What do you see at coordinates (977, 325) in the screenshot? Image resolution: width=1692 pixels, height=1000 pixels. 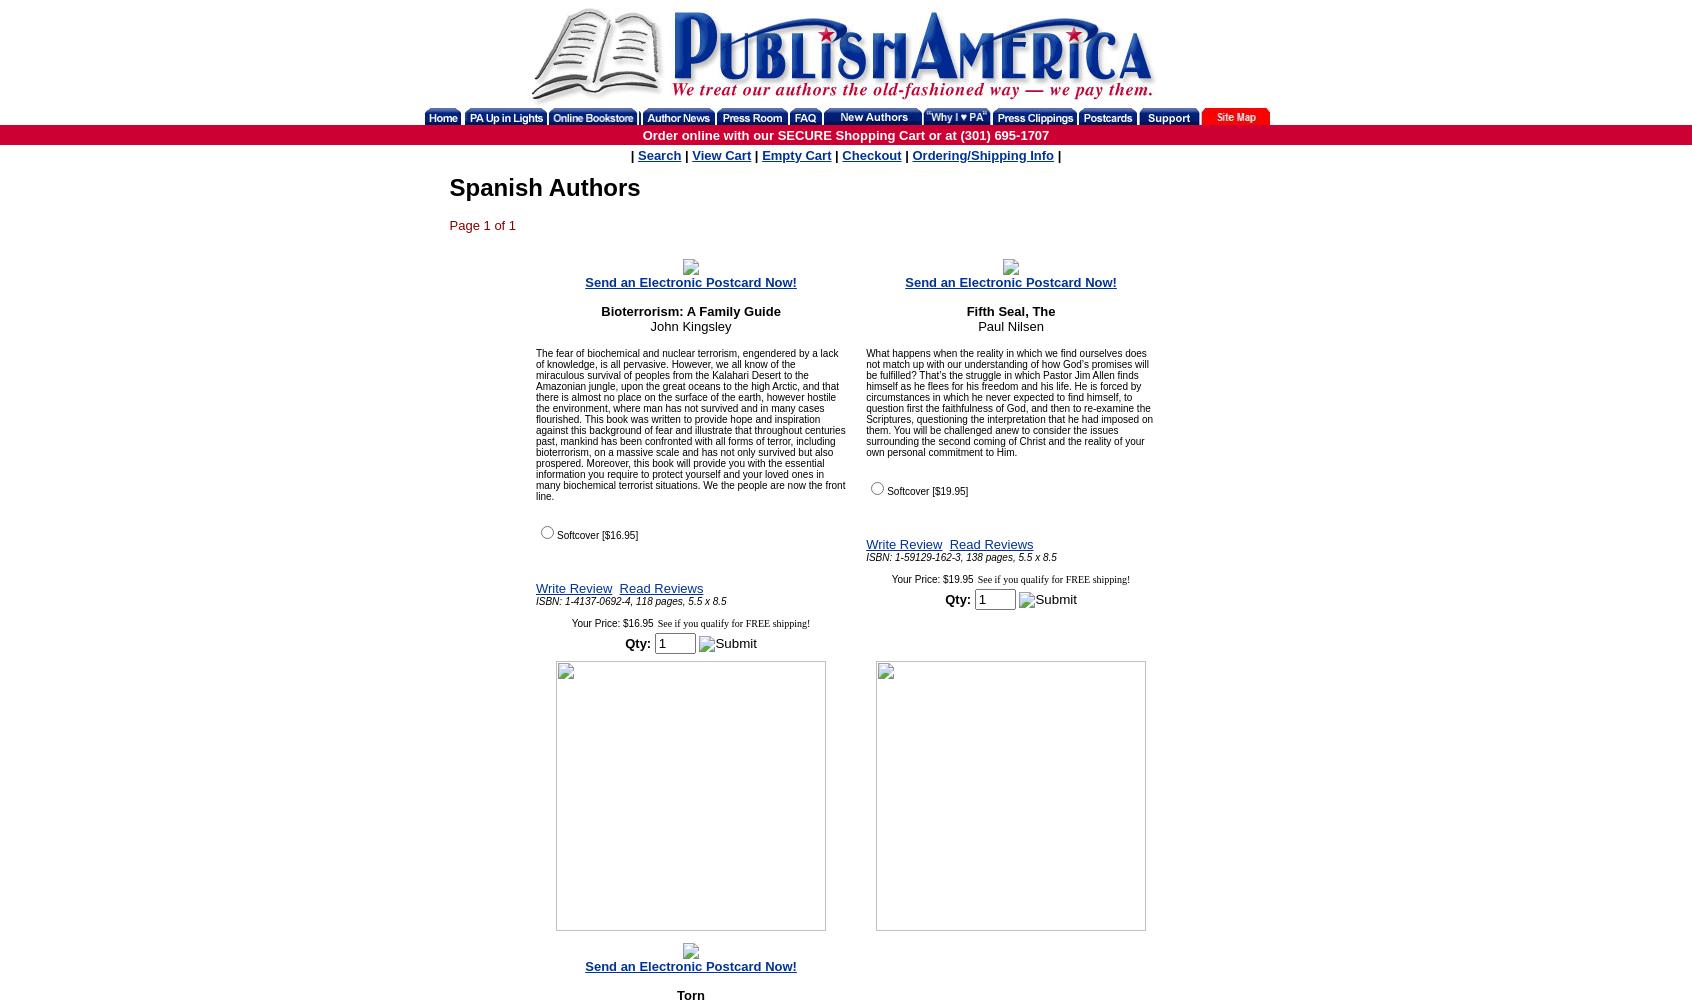 I see `'Paul Nilsen'` at bounding box center [977, 325].